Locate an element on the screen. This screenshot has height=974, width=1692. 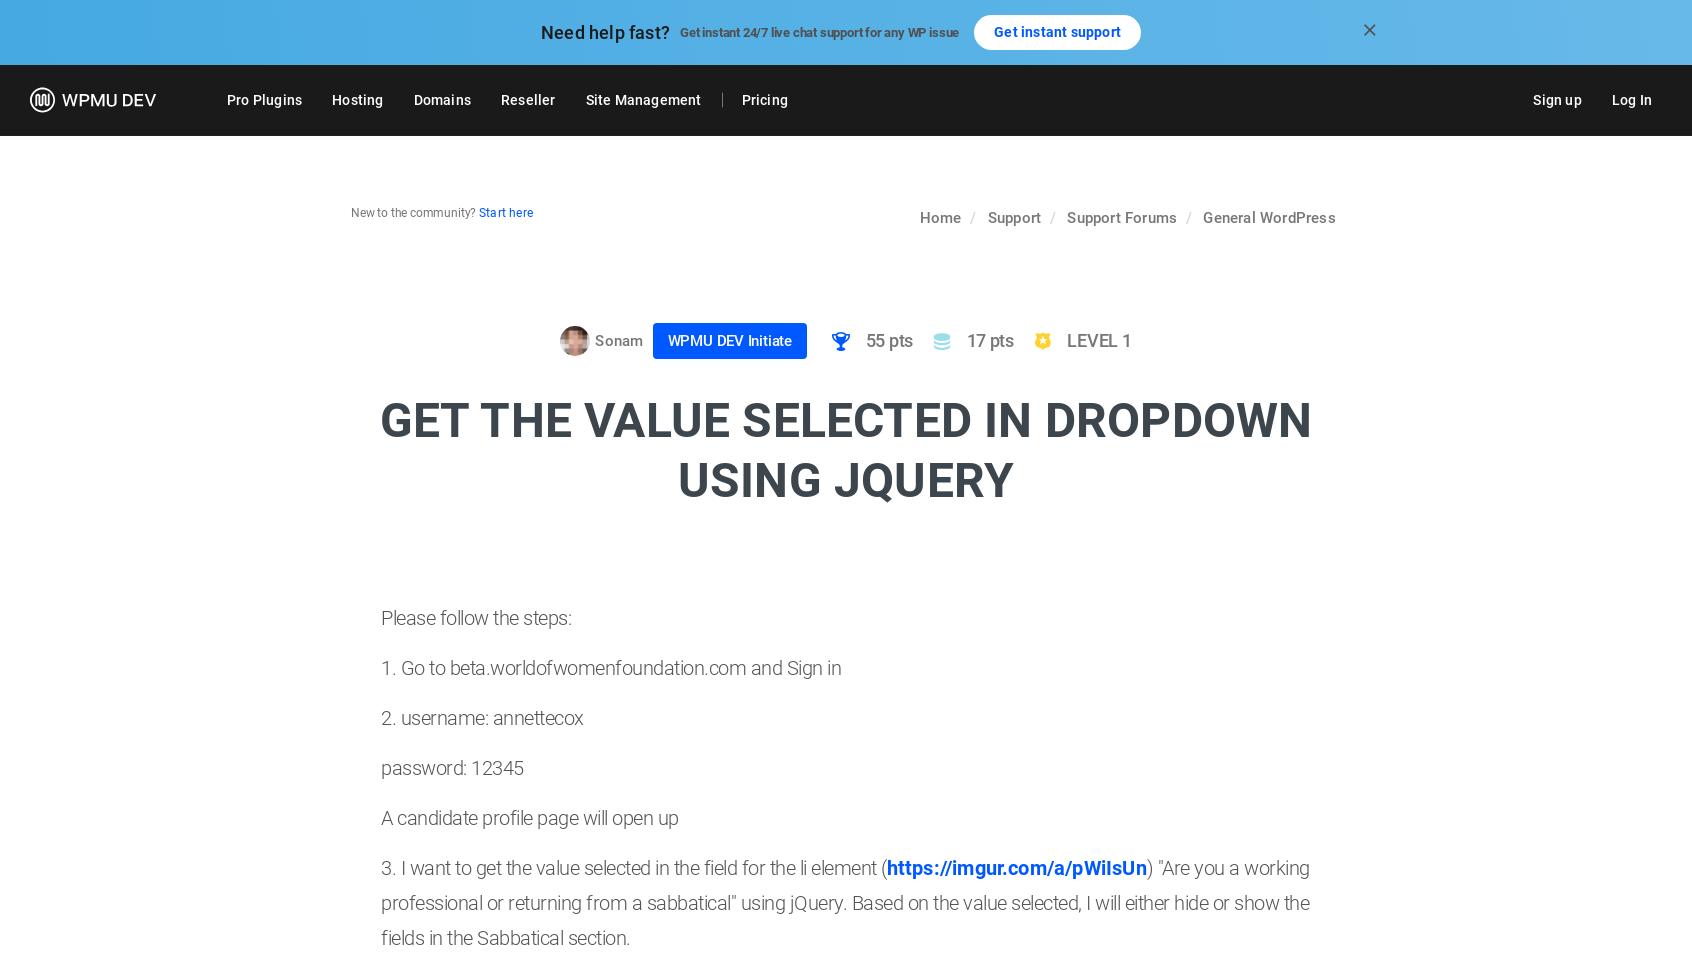
'Support Forums' is located at coordinates (1121, 217).